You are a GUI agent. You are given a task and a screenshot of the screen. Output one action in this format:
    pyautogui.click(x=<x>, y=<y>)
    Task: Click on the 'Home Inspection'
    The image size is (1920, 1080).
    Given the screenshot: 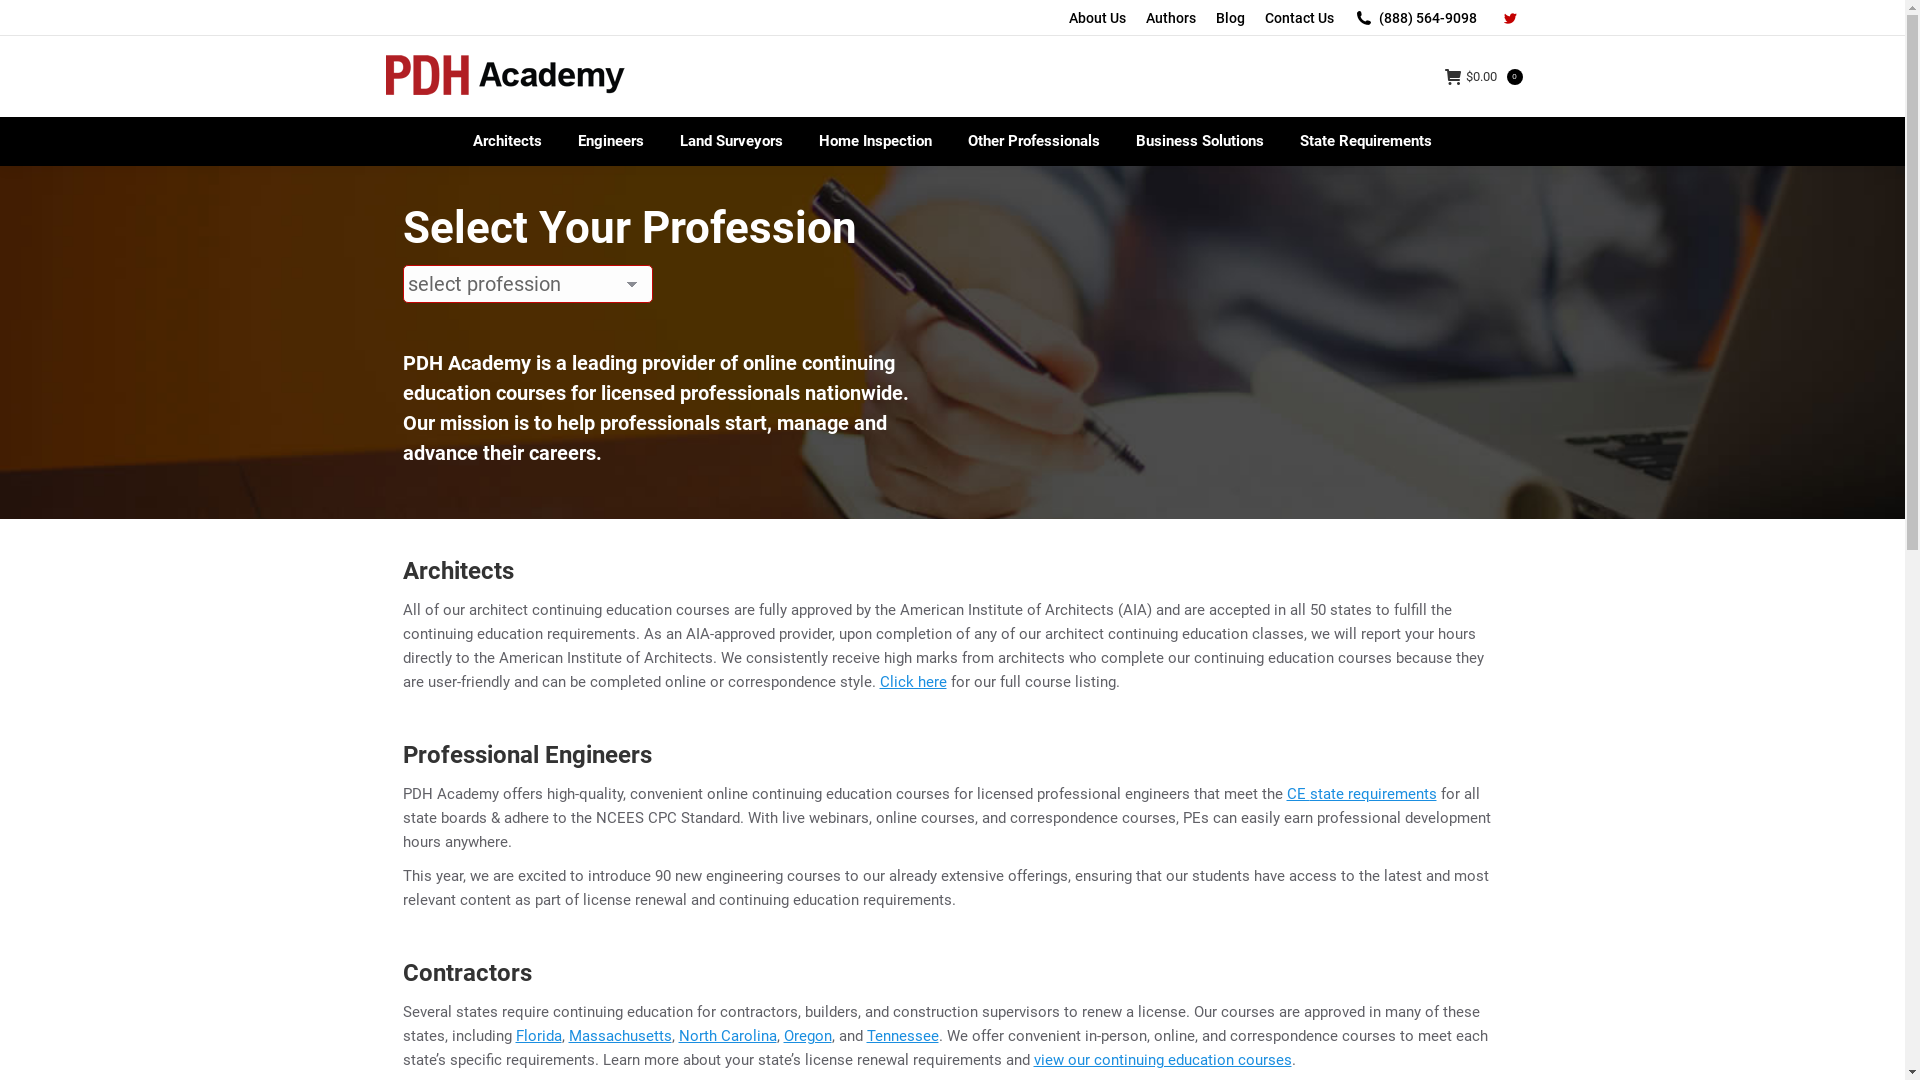 What is the action you would take?
    pyautogui.click(x=875, y=140)
    